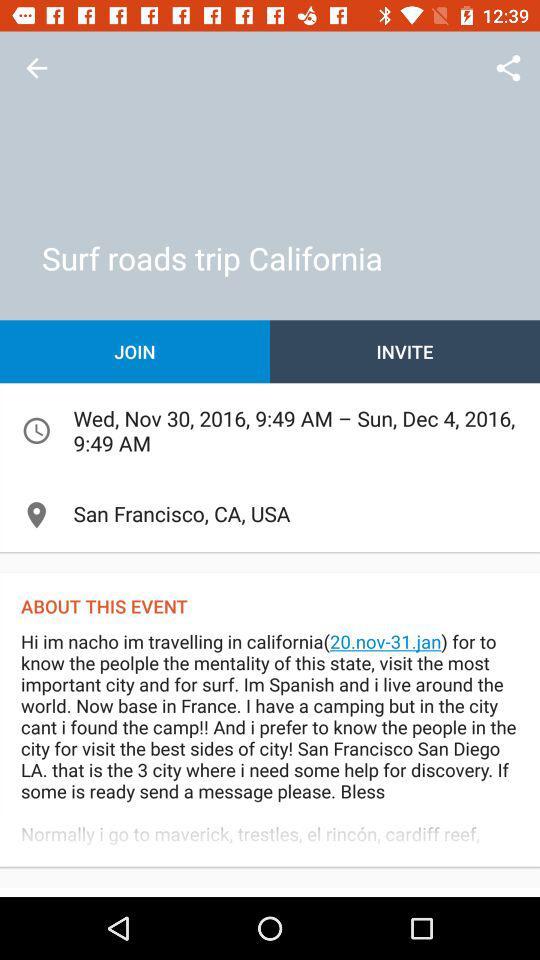 The width and height of the screenshot is (540, 960). What do you see at coordinates (270, 514) in the screenshot?
I see `item above about this event icon` at bounding box center [270, 514].